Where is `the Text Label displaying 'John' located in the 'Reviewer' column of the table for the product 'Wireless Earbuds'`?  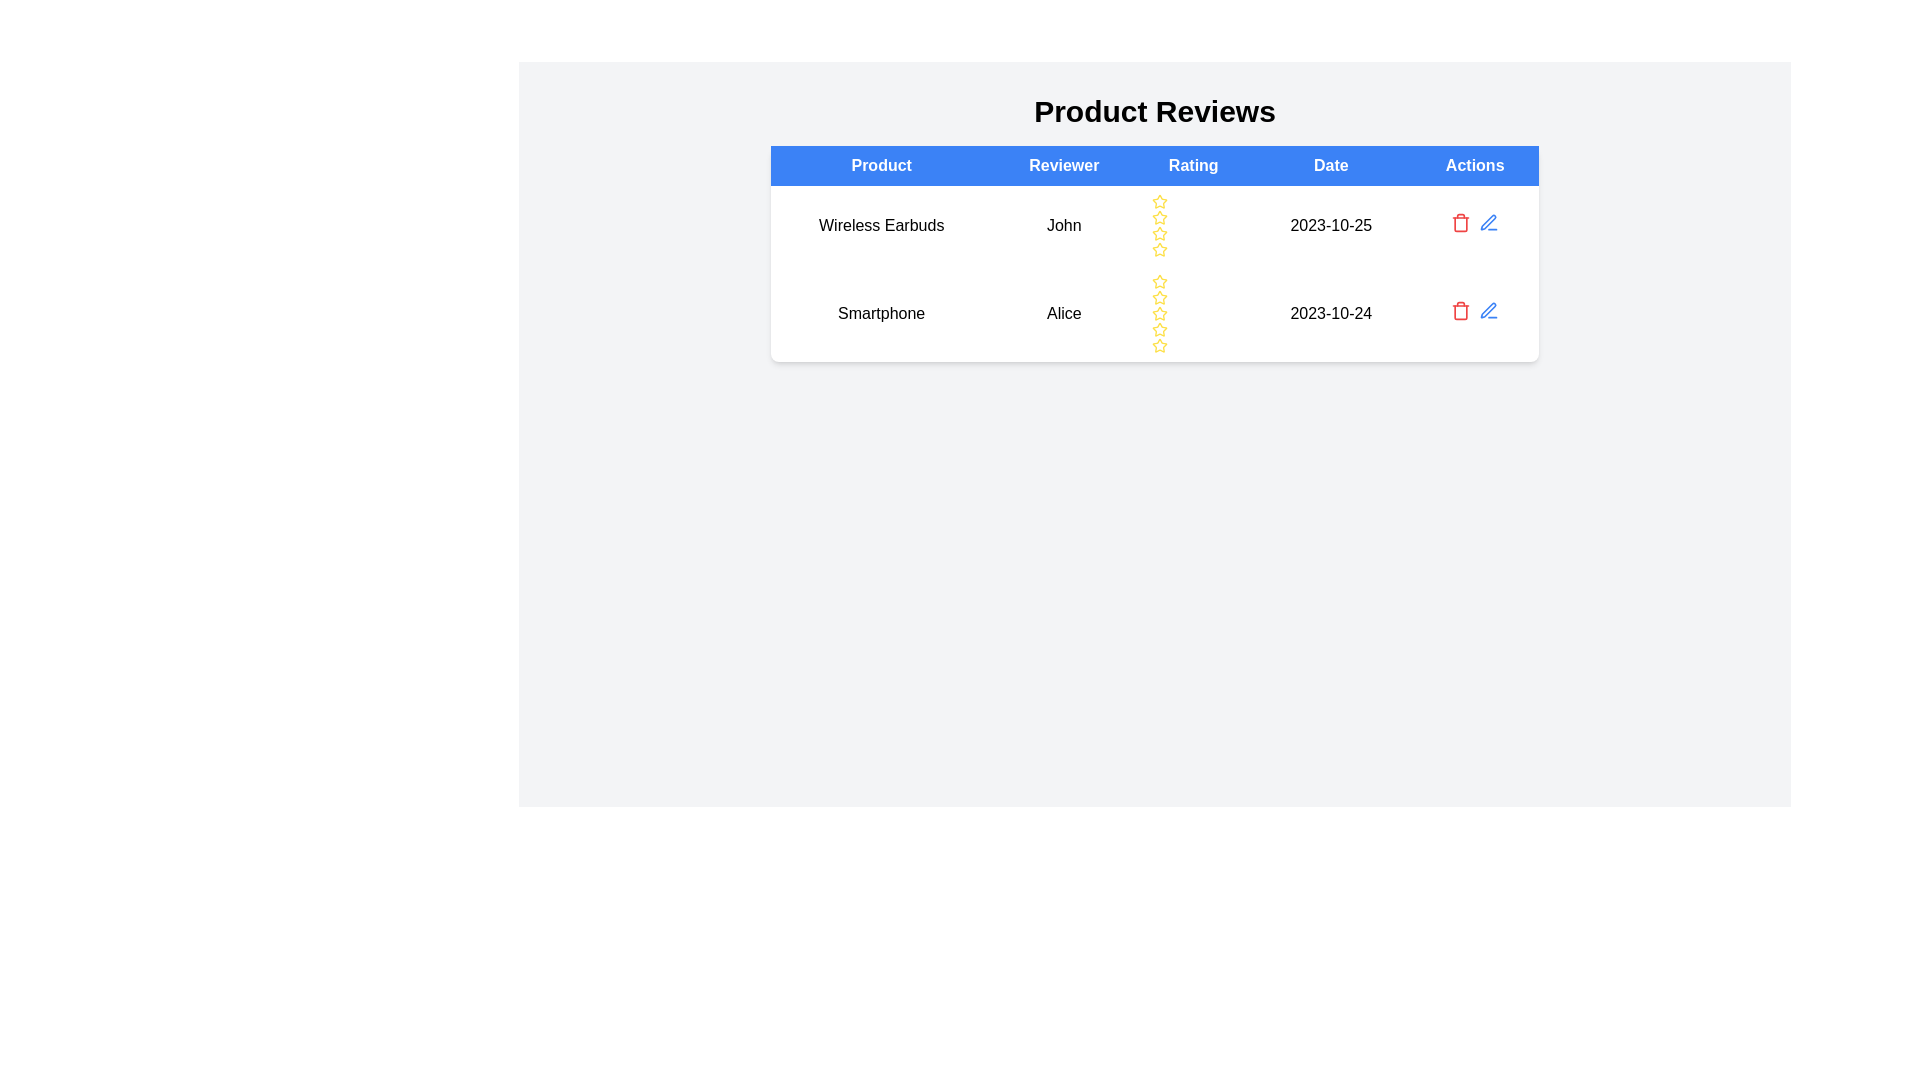 the Text Label displaying 'John' located in the 'Reviewer' column of the table for the product 'Wireless Earbuds' is located at coordinates (1063, 225).